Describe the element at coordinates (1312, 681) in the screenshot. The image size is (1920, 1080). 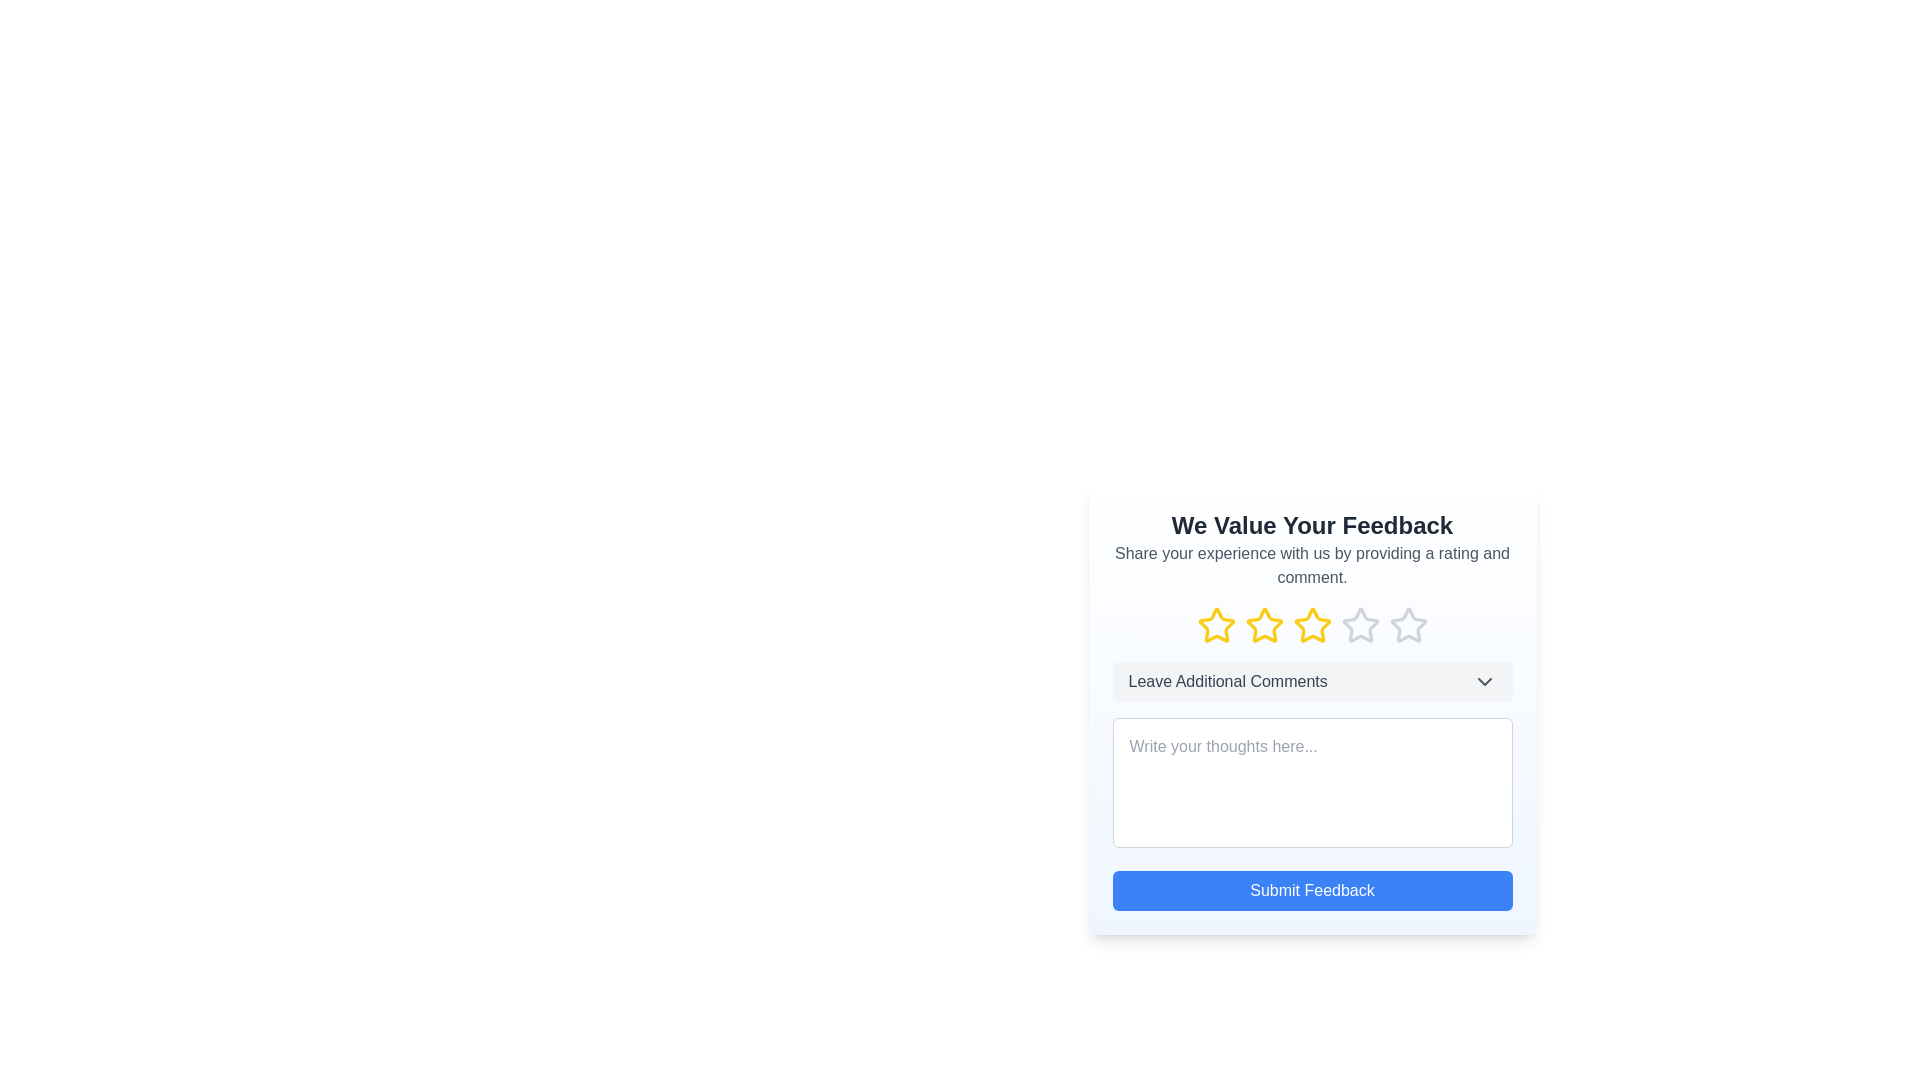
I see `the button labeled 'Leave Additional Comments'` at that location.